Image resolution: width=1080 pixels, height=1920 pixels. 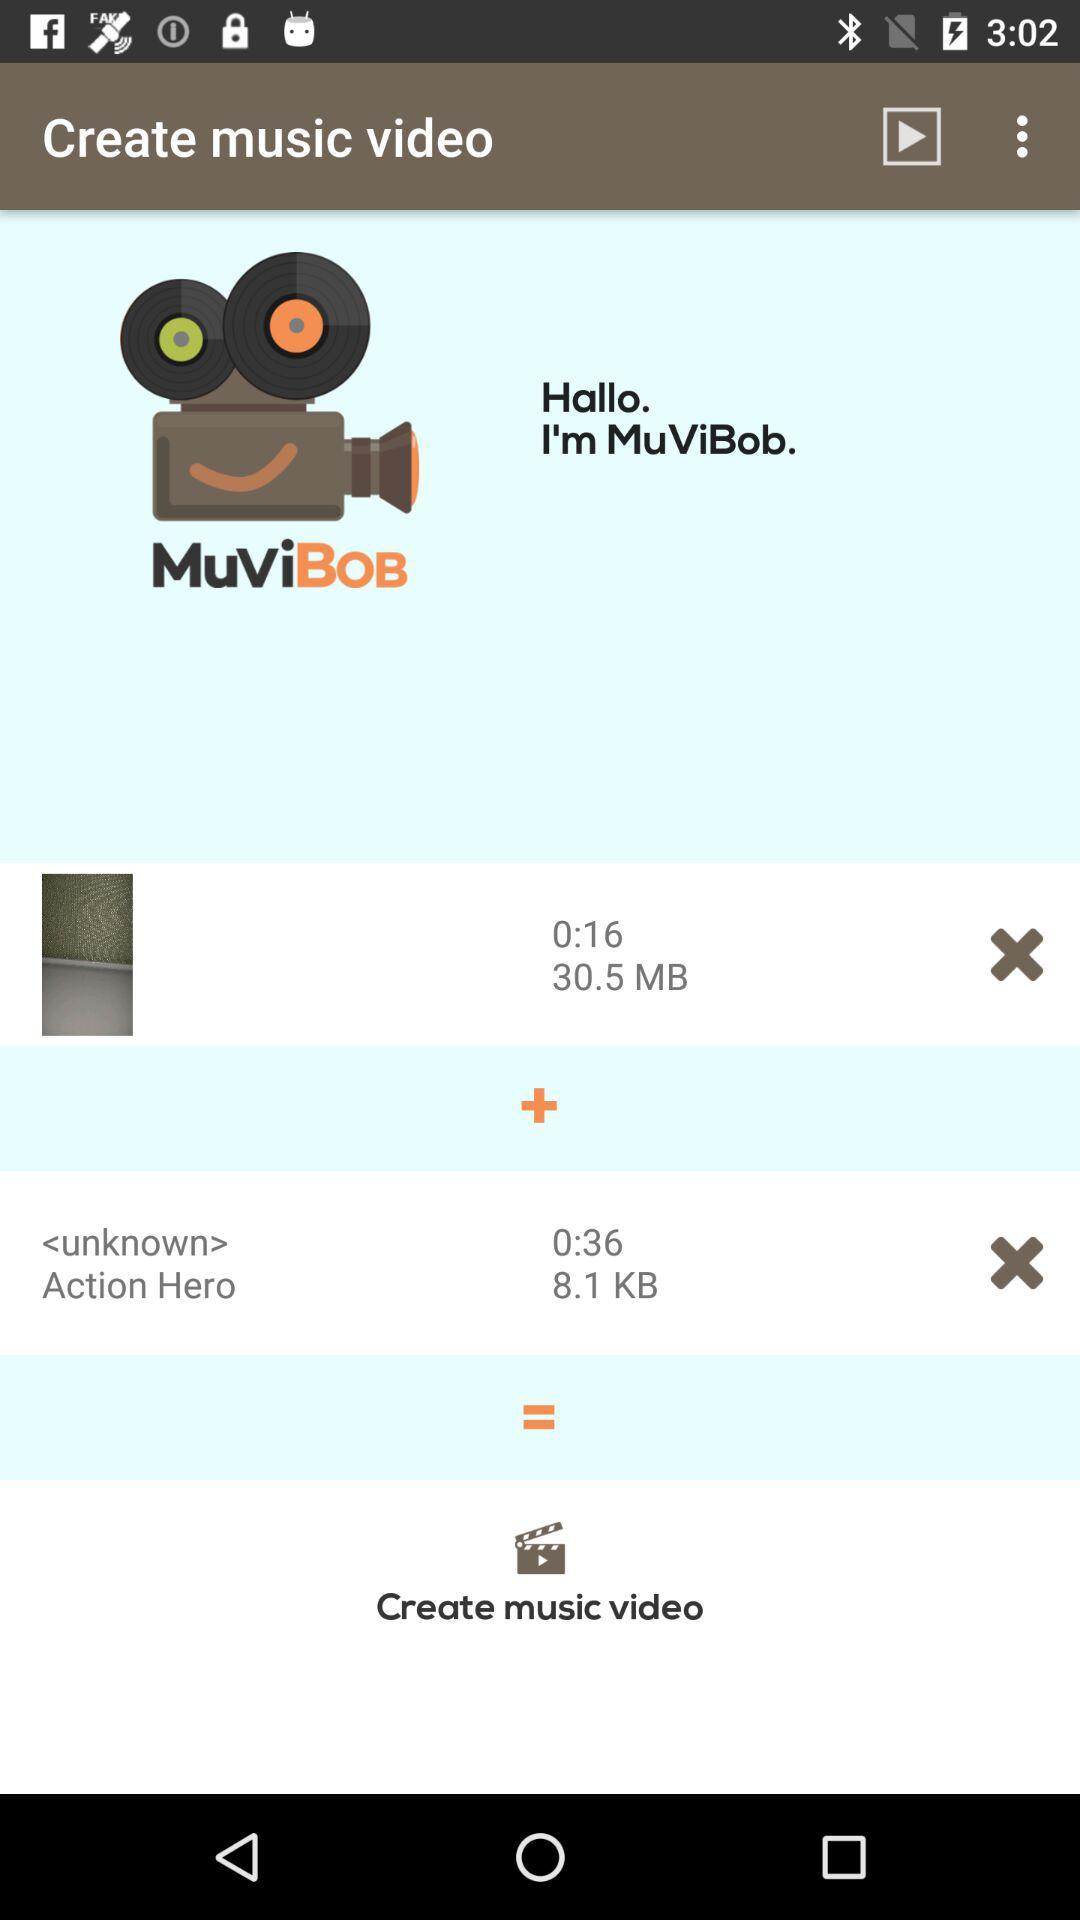 What do you see at coordinates (1017, 953) in the screenshot?
I see `the close icon` at bounding box center [1017, 953].